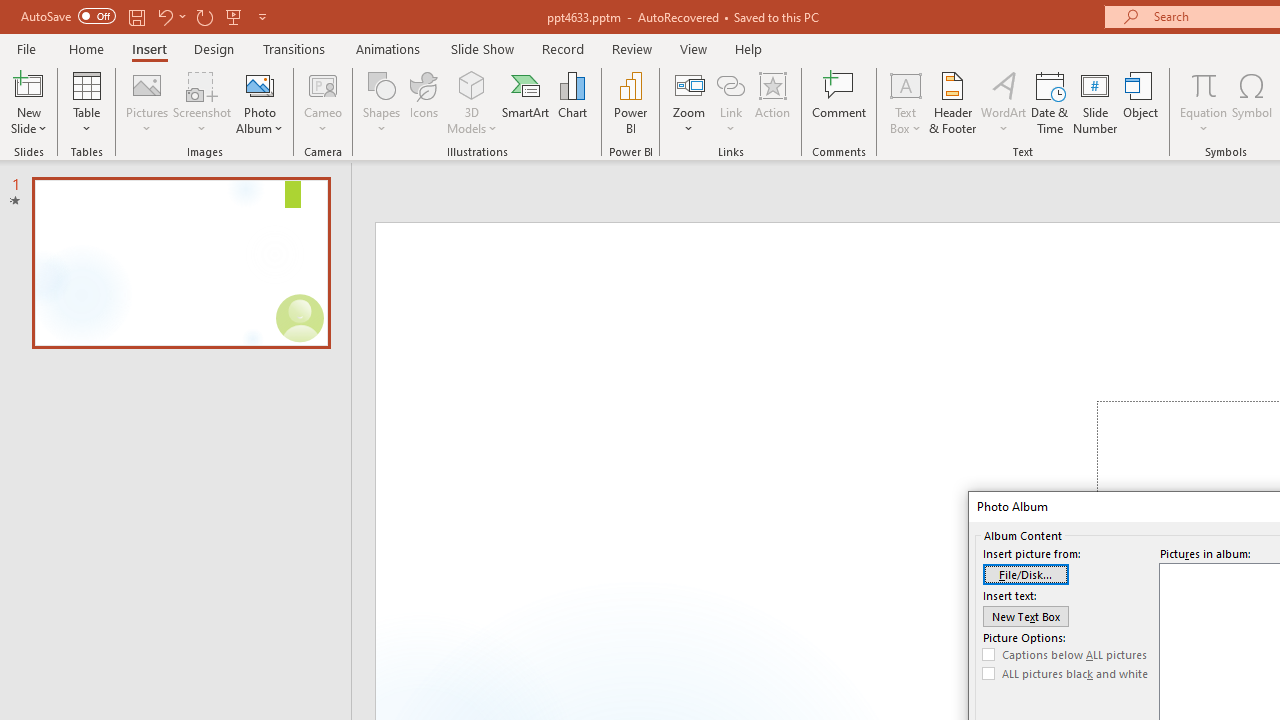  Describe the element at coordinates (1025, 574) in the screenshot. I see `'File/Disk...'` at that location.